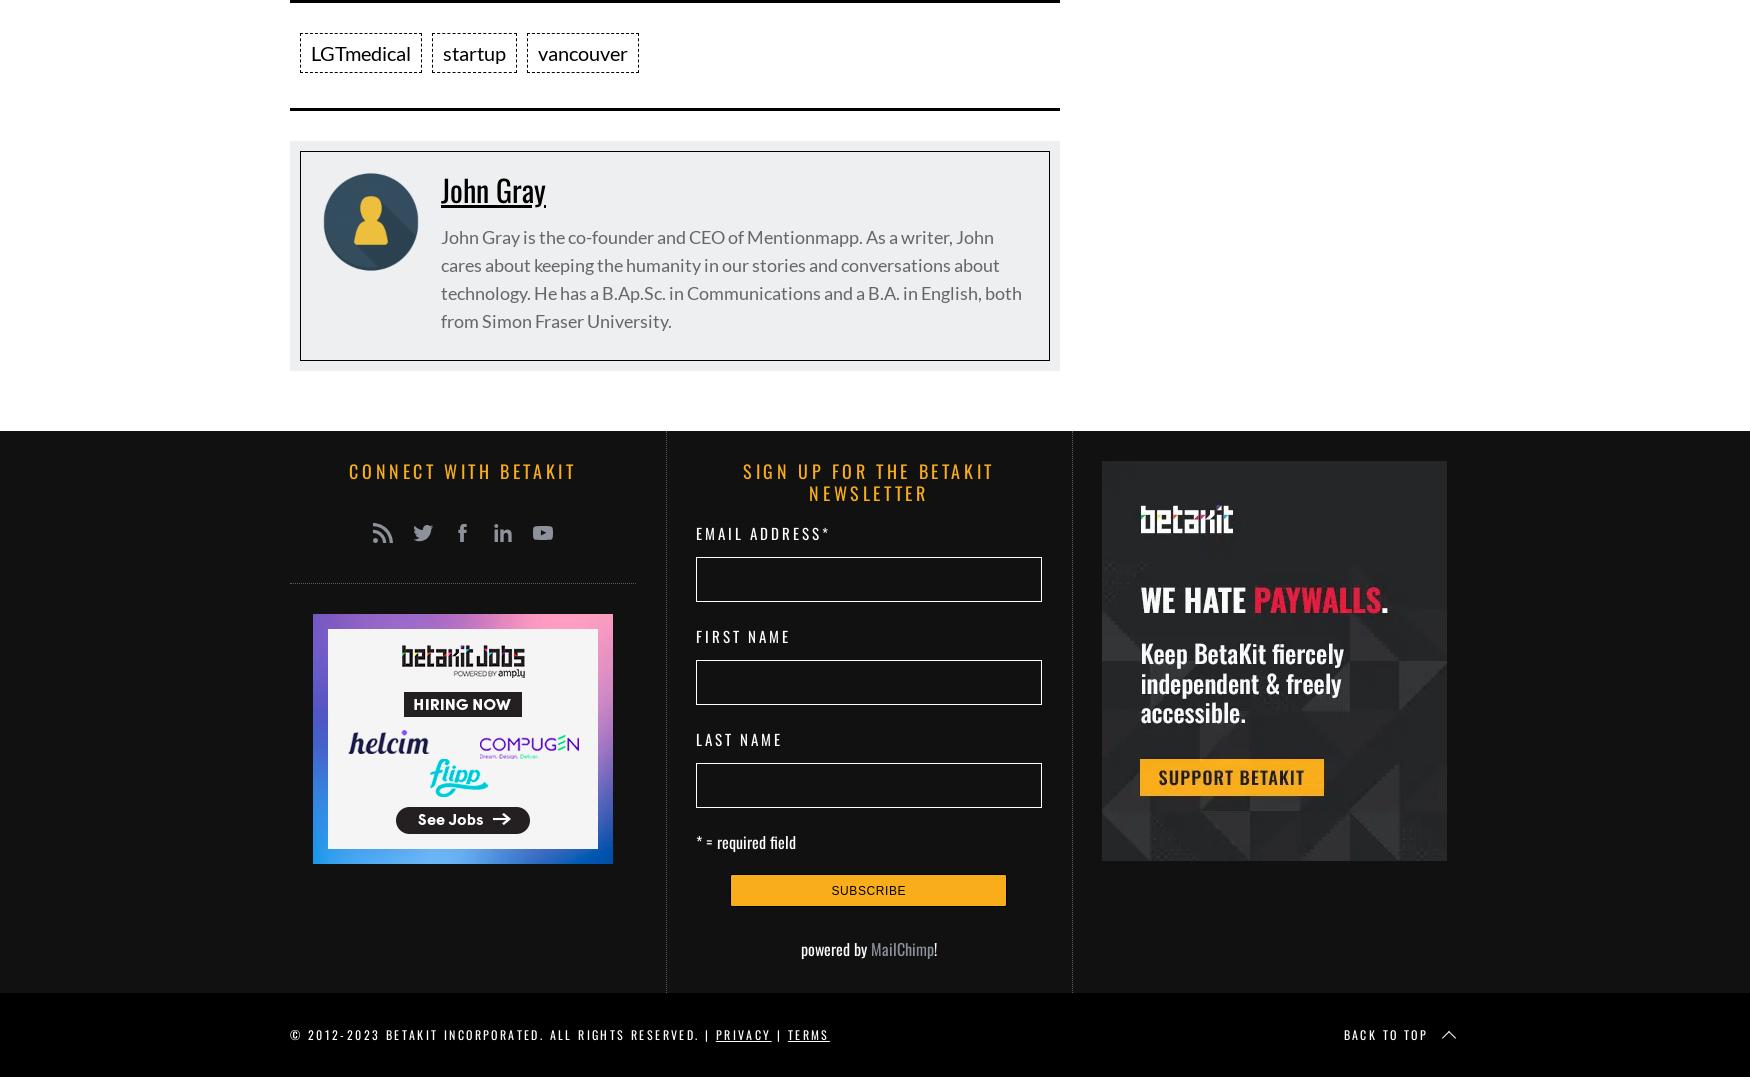 This screenshot has height=1077, width=1750. Describe the element at coordinates (825, 532) in the screenshot. I see `'*'` at that location.